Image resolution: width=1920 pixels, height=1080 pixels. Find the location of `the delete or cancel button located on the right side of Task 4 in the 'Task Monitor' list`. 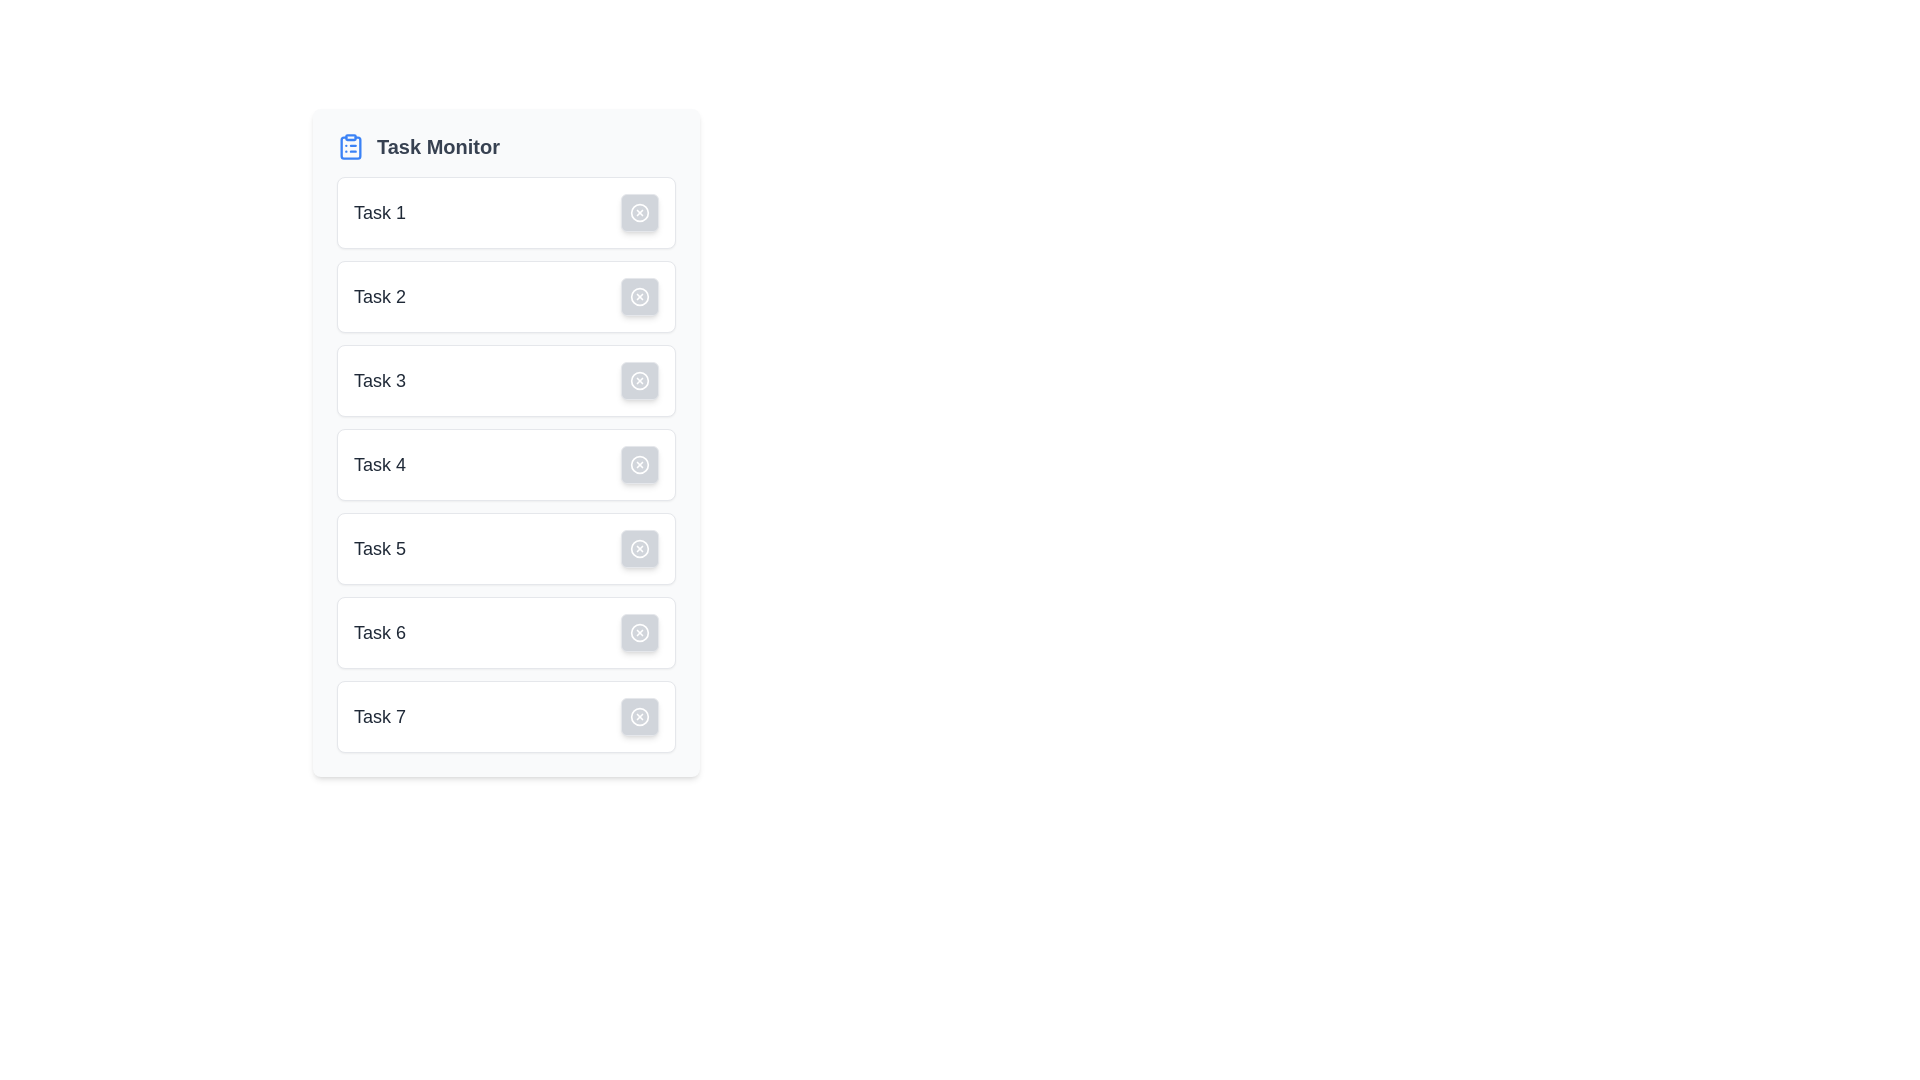

the delete or cancel button located on the right side of Task 4 in the 'Task Monitor' list is located at coordinates (638, 465).